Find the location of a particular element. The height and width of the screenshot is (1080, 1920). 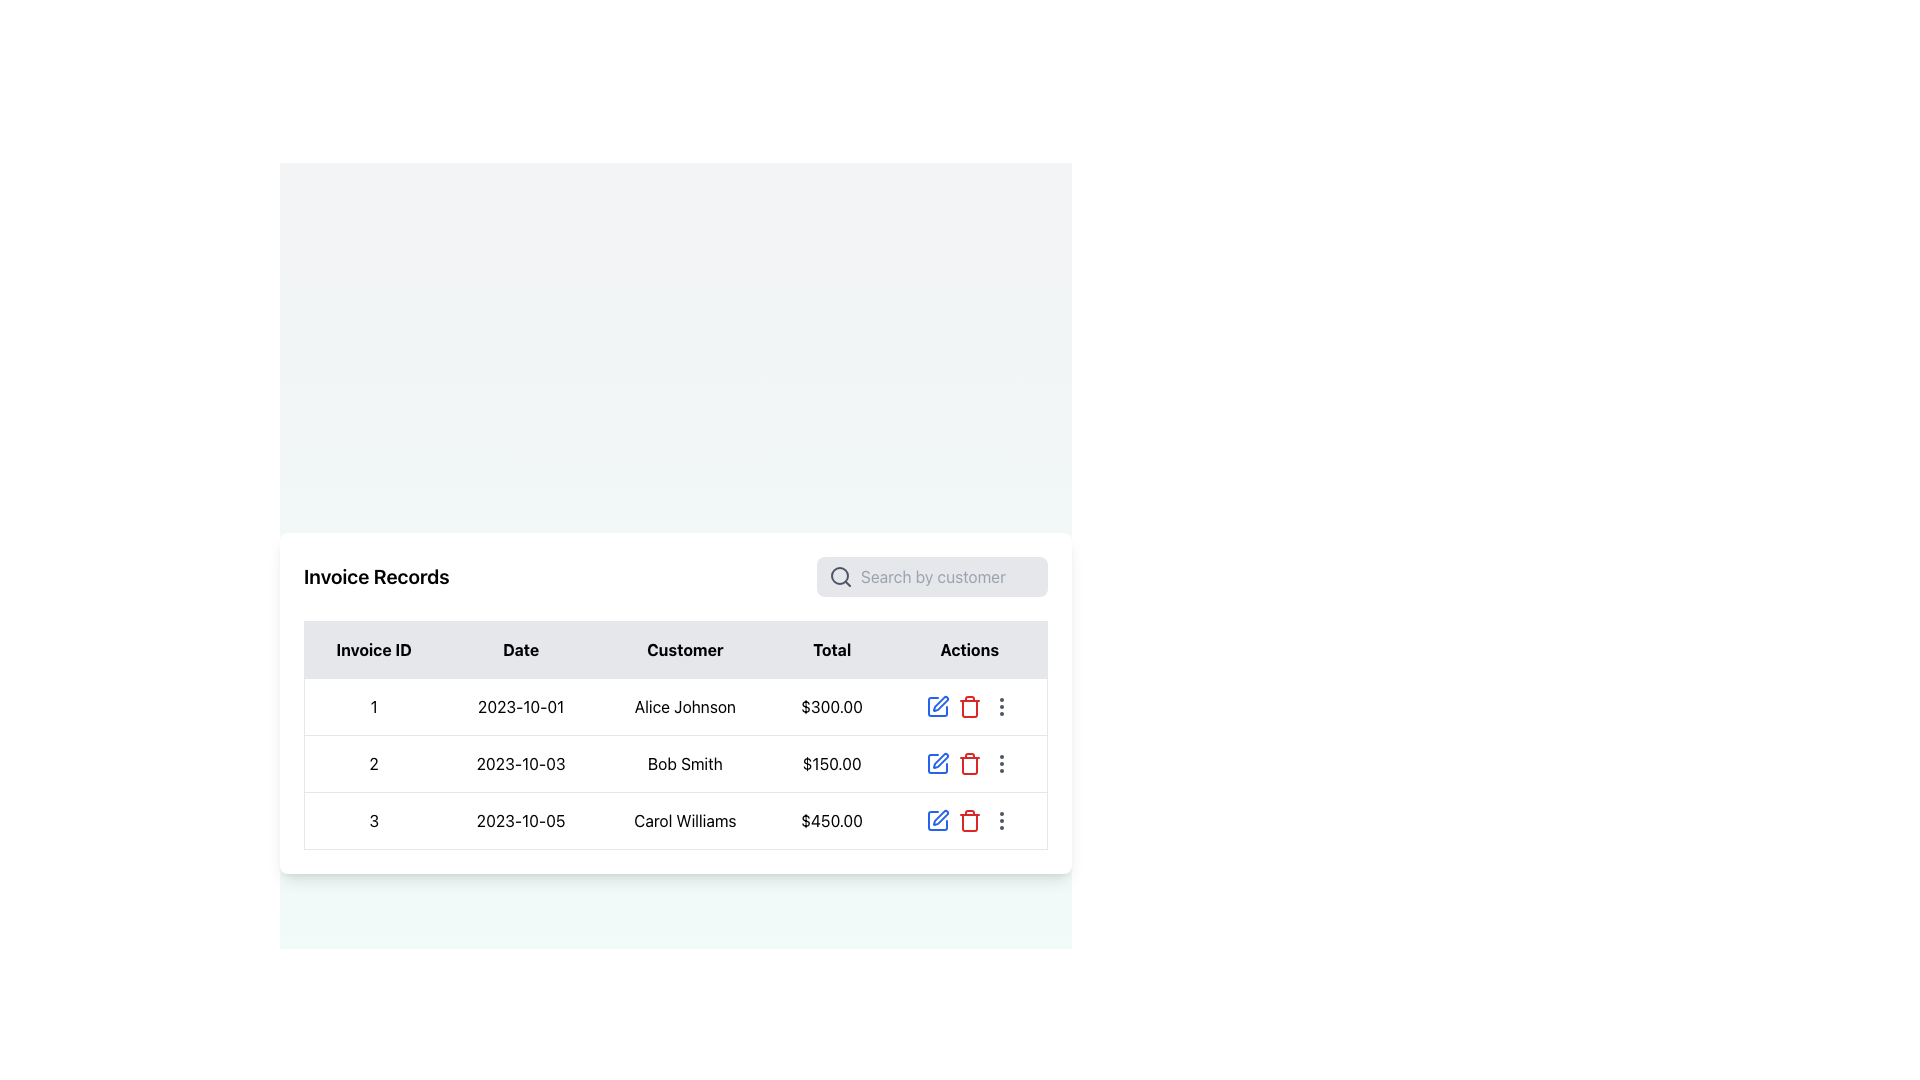

data presented in the first row of the 'Invoice Records' table, which includes the invoice ID '1', date '2023-10-01', customer name 'Alice Johnson', and amount '$300.00' is located at coordinates (676, 705).